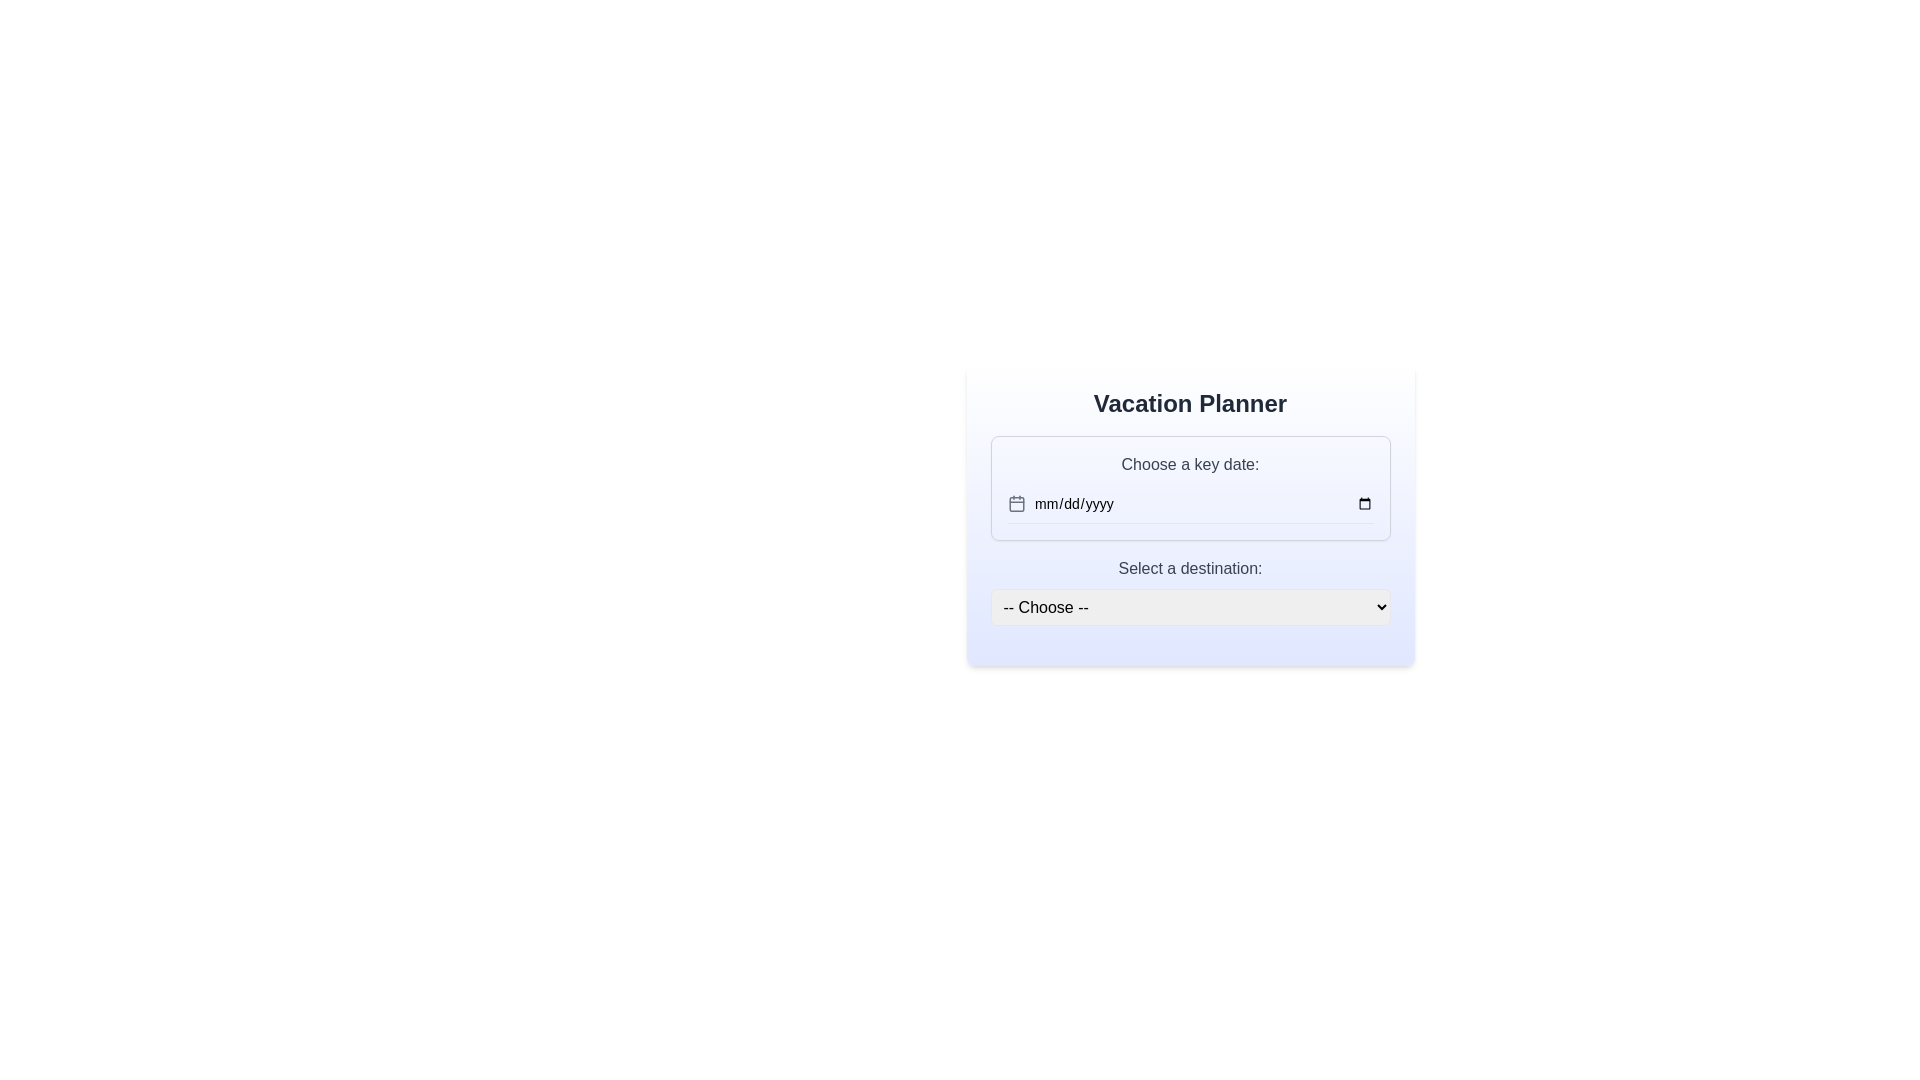  I want to click on keyboard navigation, so click(1202, 503).